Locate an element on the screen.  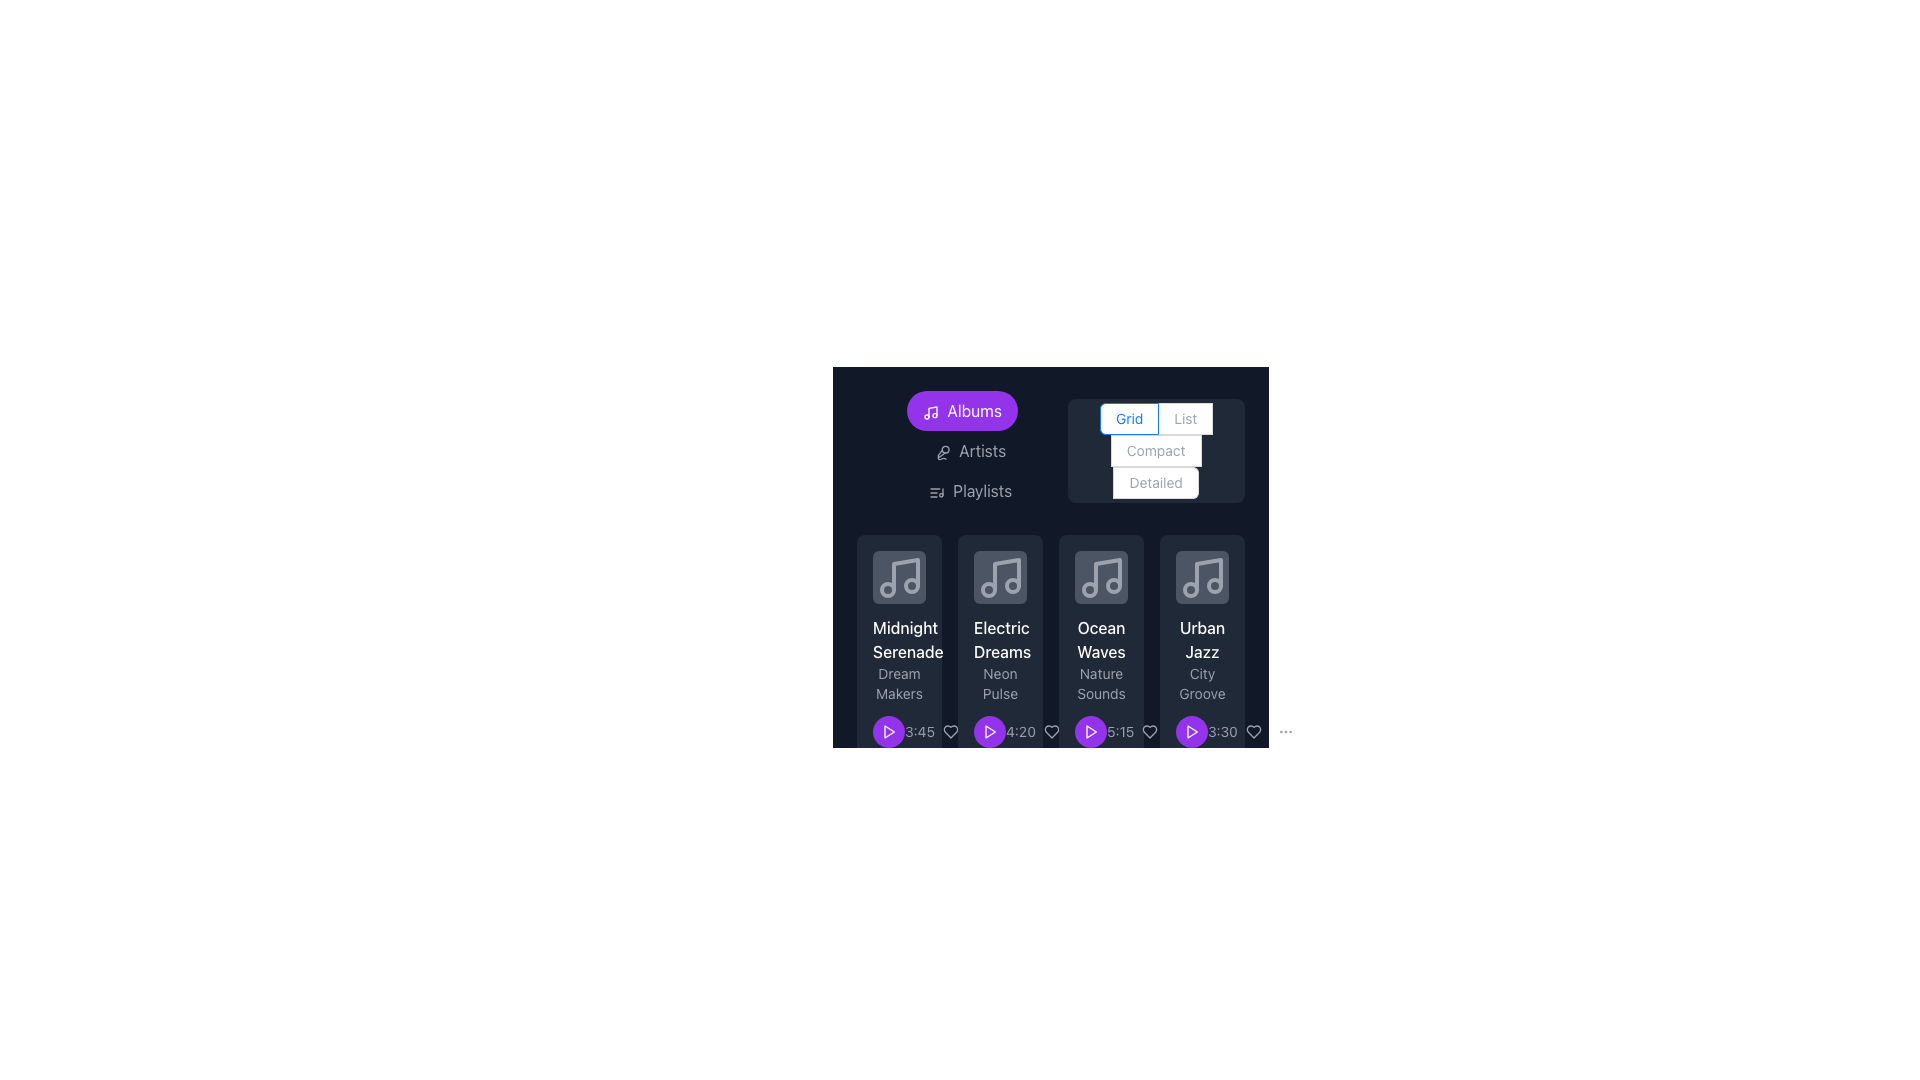
the play icon and time display element in the 'Midnight Serenade' card to change the button's color is located at coordinates (898, 732).